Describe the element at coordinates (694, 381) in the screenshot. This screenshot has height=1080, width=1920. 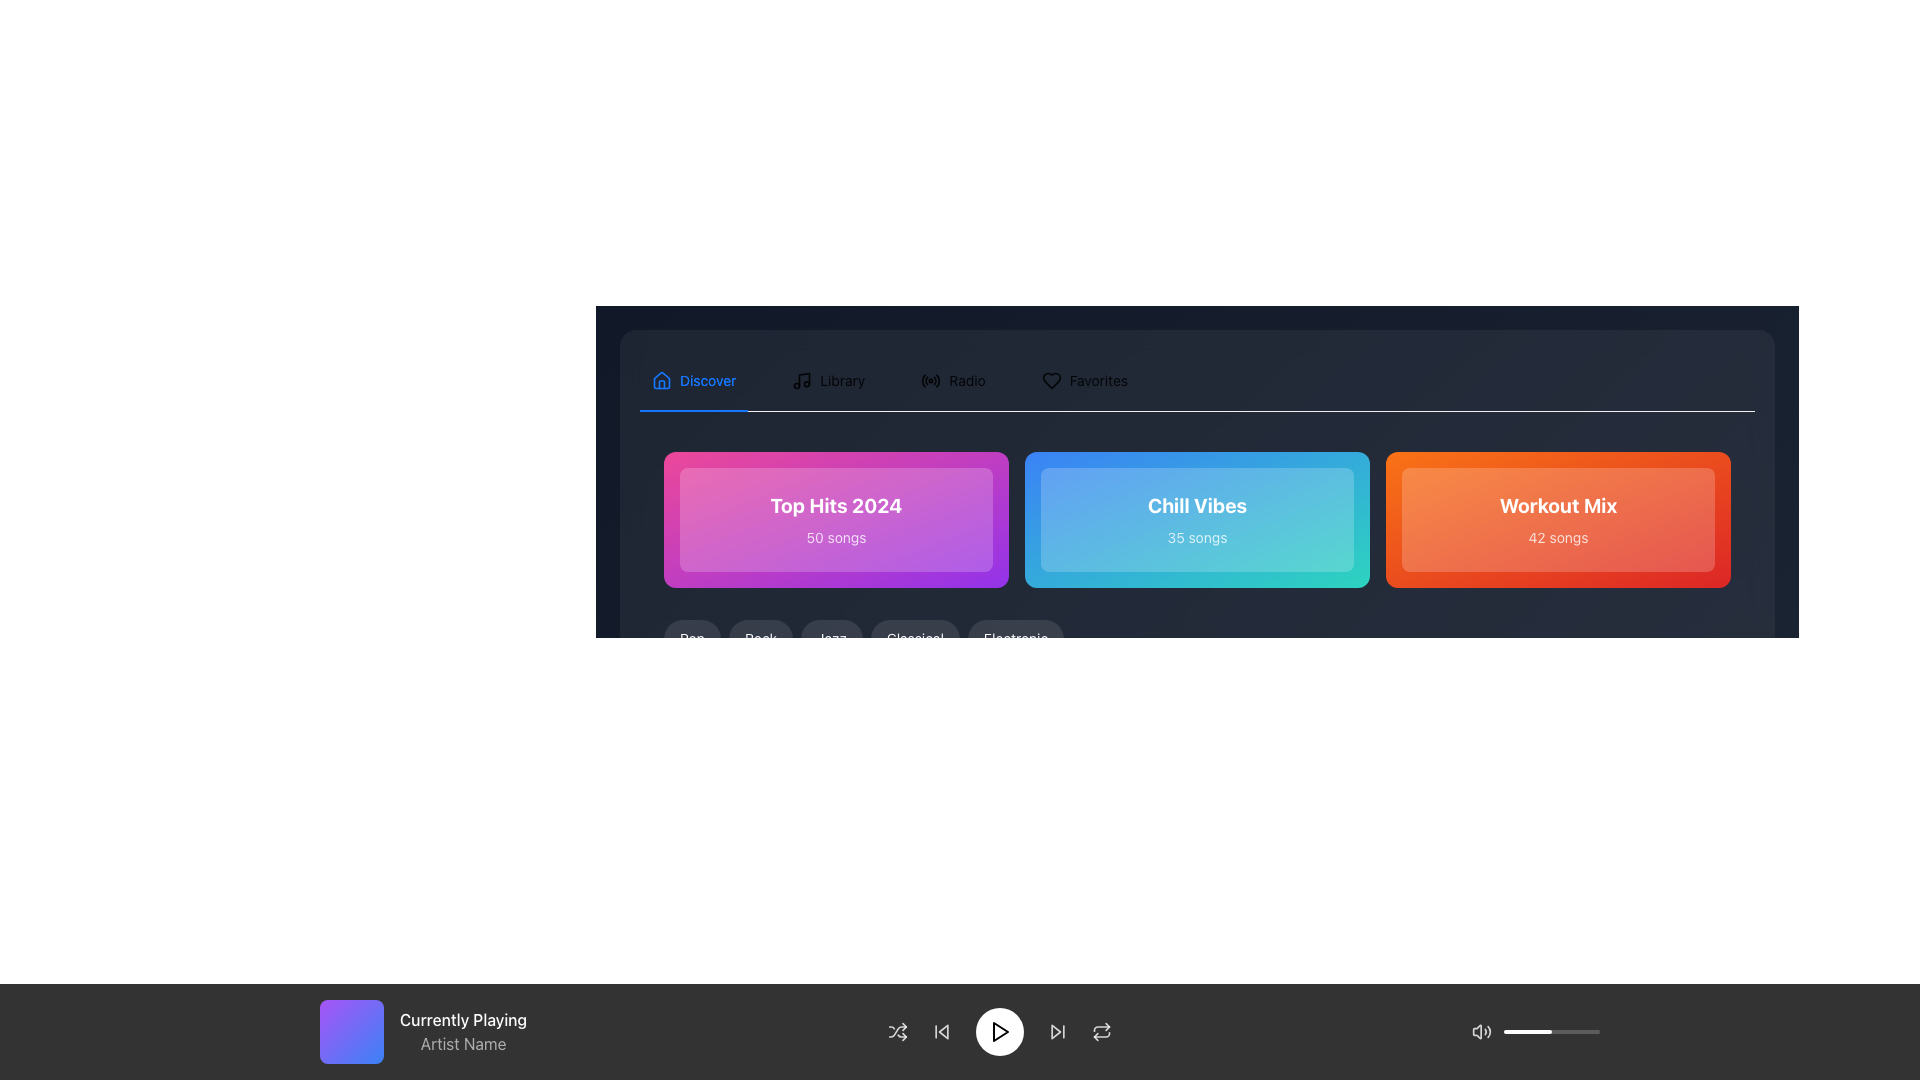
I see `the 'Discover' tab button in the navigation bar` at that location.